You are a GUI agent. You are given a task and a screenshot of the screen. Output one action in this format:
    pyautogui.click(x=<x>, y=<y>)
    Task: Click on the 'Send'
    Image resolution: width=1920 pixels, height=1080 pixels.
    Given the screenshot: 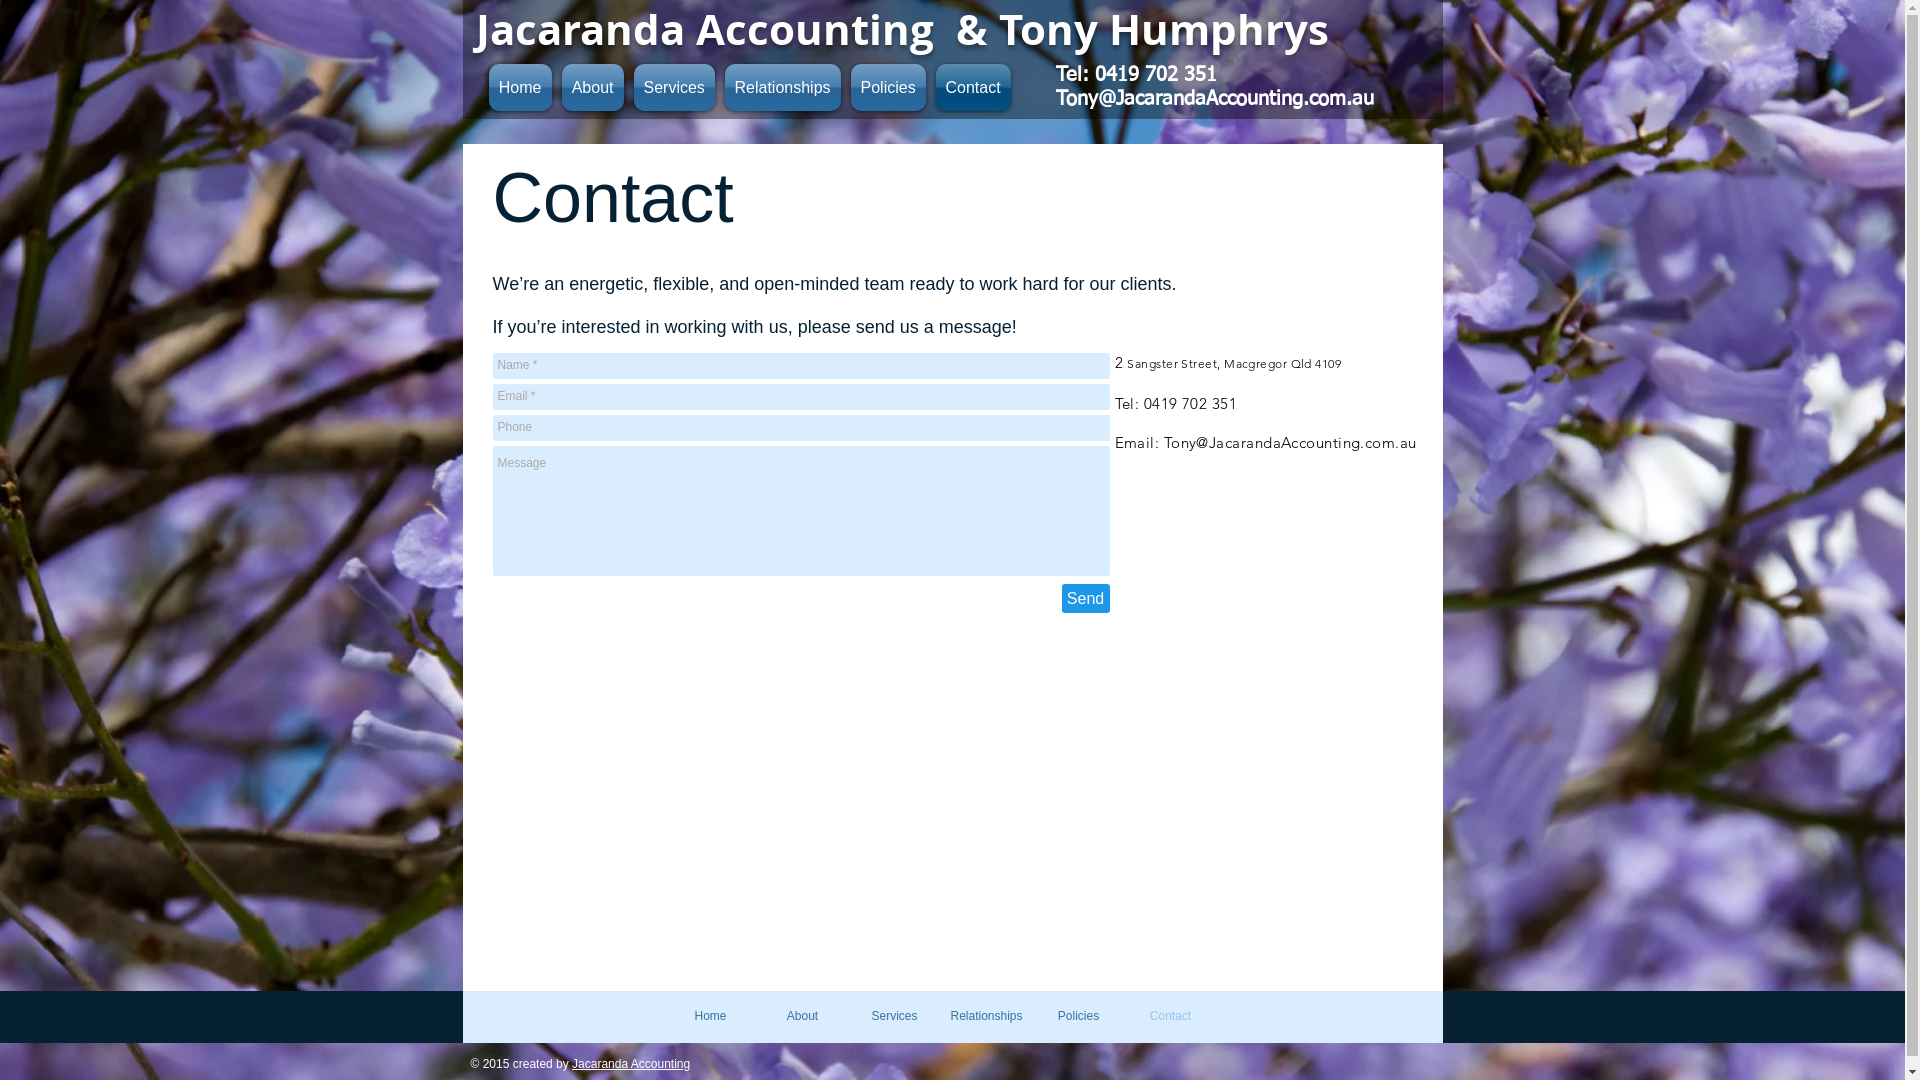 What is the action you would take?
    pyautogui.click(x=1084, y=597)
    